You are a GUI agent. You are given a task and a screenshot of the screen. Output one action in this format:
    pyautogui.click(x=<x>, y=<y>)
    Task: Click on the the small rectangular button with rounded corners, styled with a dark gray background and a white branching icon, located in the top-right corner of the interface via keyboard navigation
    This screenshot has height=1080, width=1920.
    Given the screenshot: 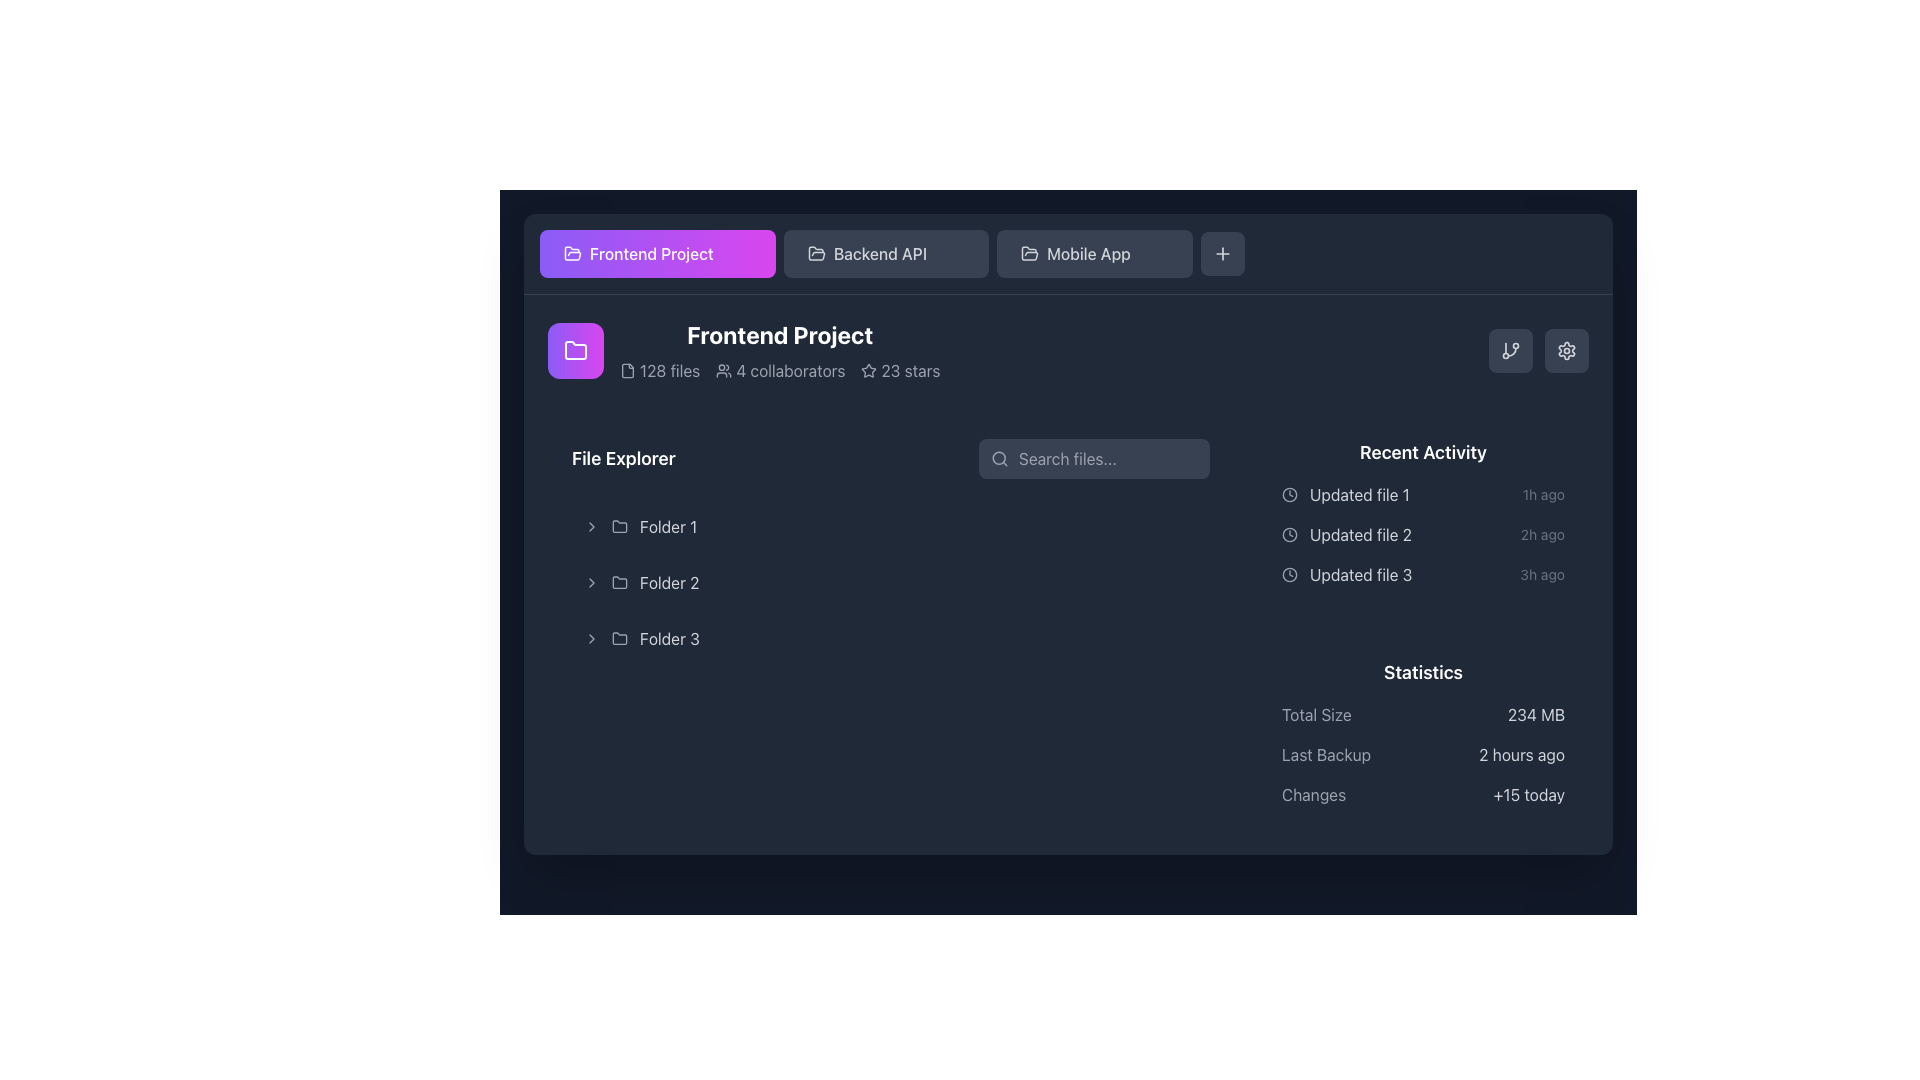 What is the action you would take?
    pyautogui.click(x=1511, y=350)
    